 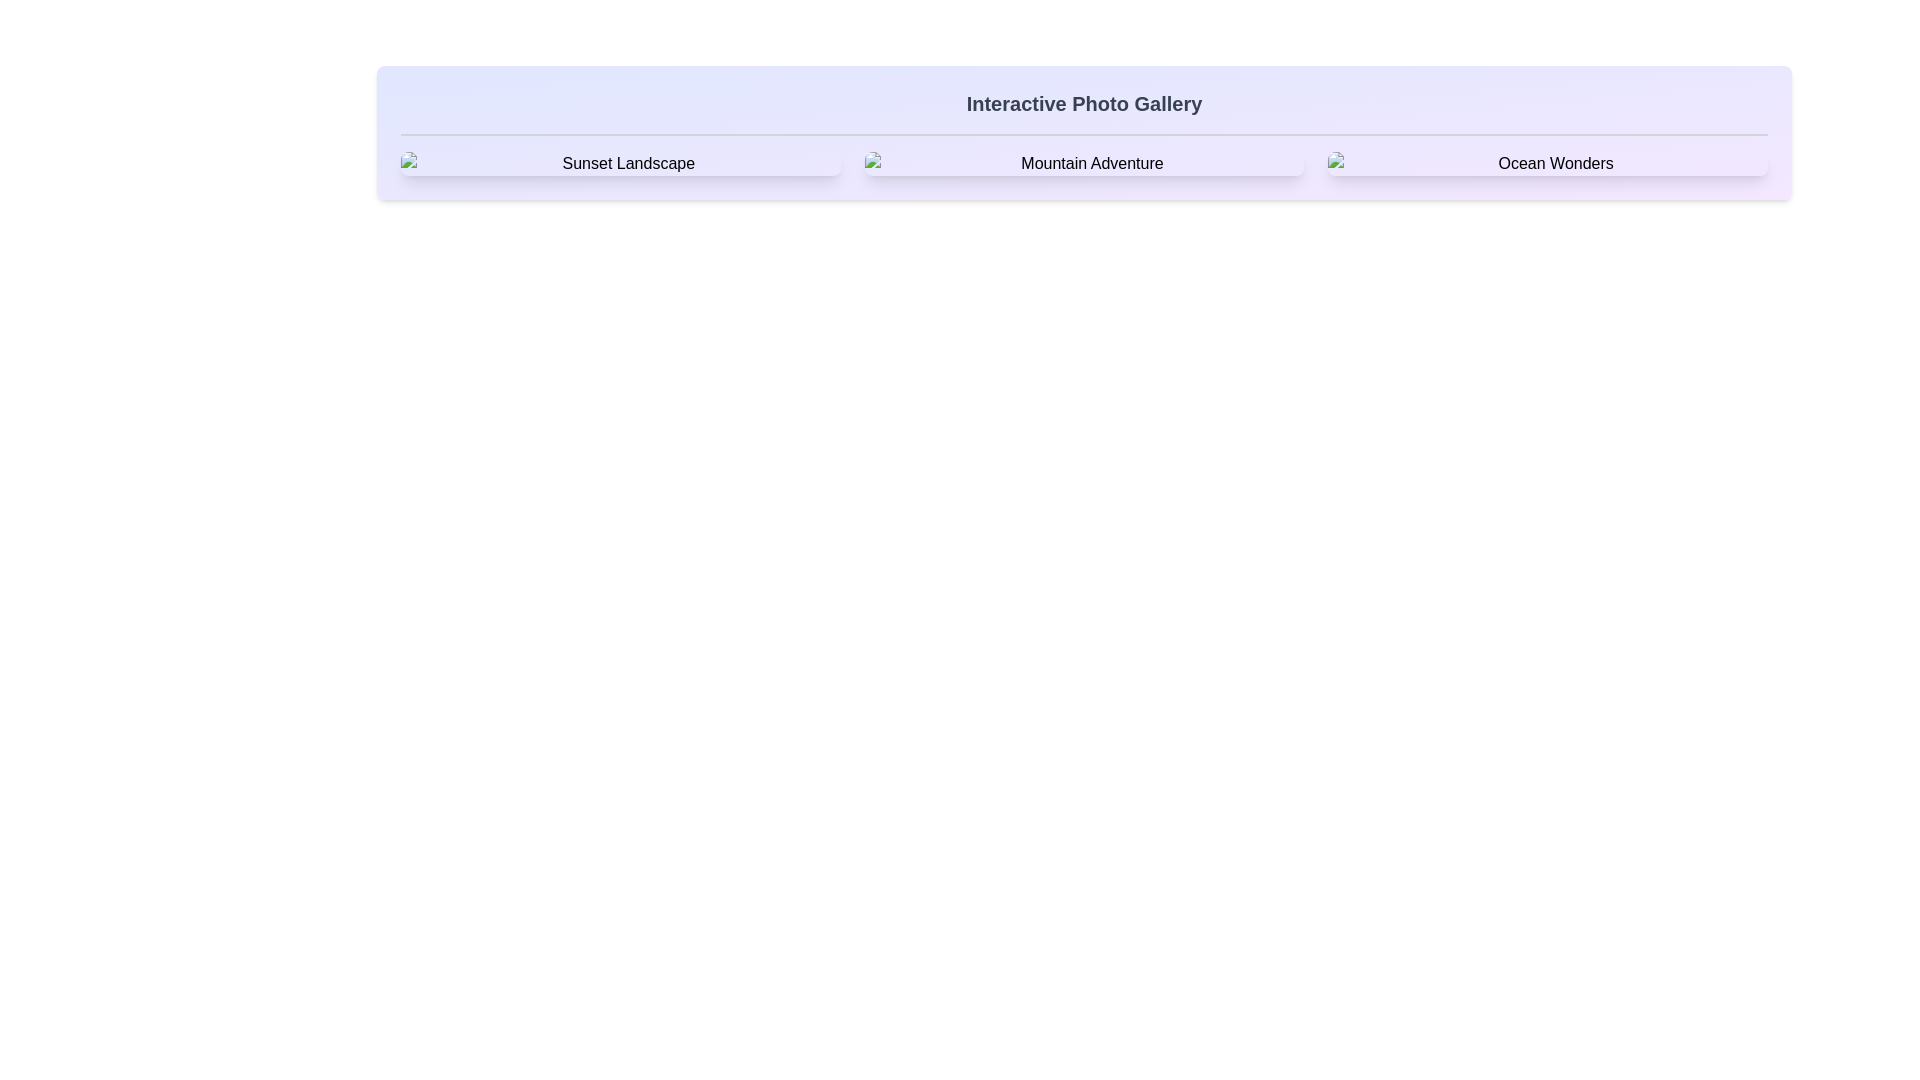 I want to click on the 'Mountain Adventure' interactive gallery item, which is the second item in a series of three, located centrally between 'Sunset Landscape' and 'Ocean Wonders', so click(x=1083, y=163).